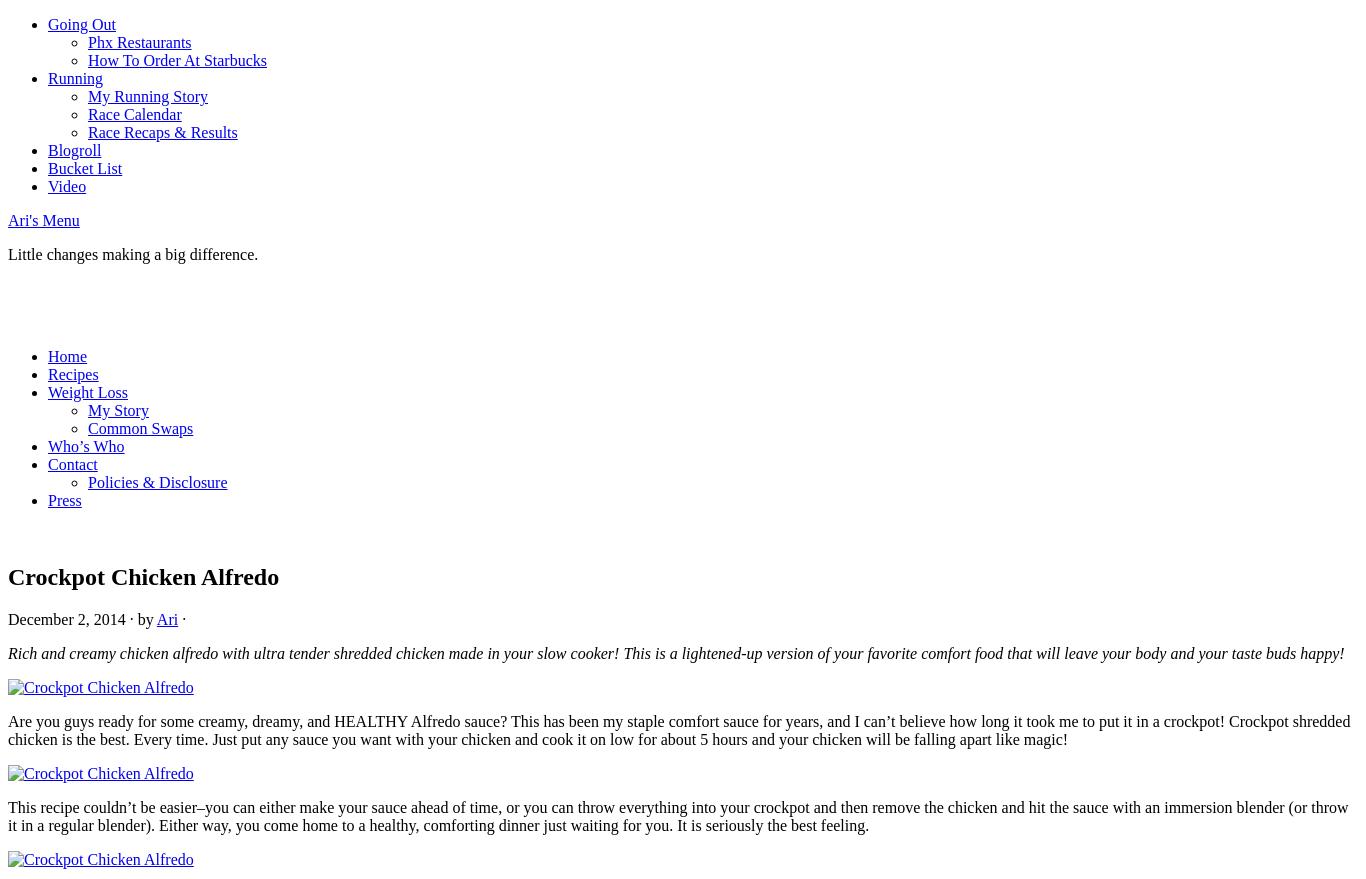 This screenshot has height=879, width=1366. What do you see at coordinates (72, 464) in the screenshot?
I see `'Contact'` at bounding box center [72, 464].